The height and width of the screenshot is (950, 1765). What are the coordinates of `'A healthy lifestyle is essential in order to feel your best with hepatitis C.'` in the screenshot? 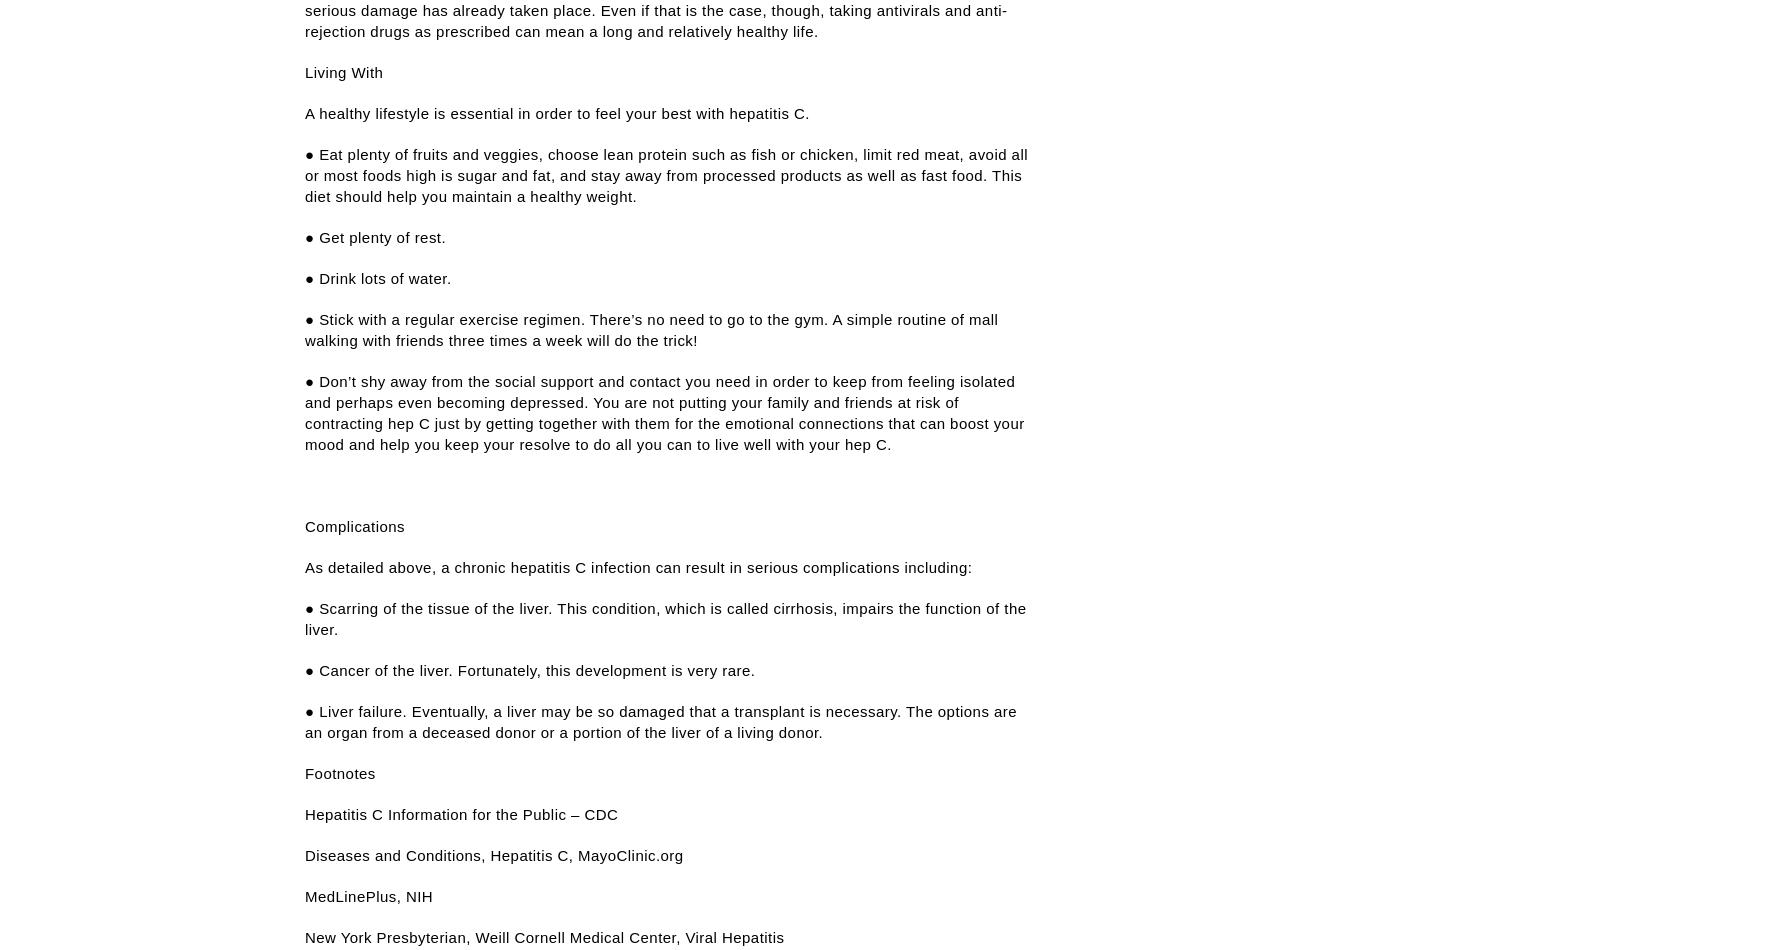 It's located at (556, 113).